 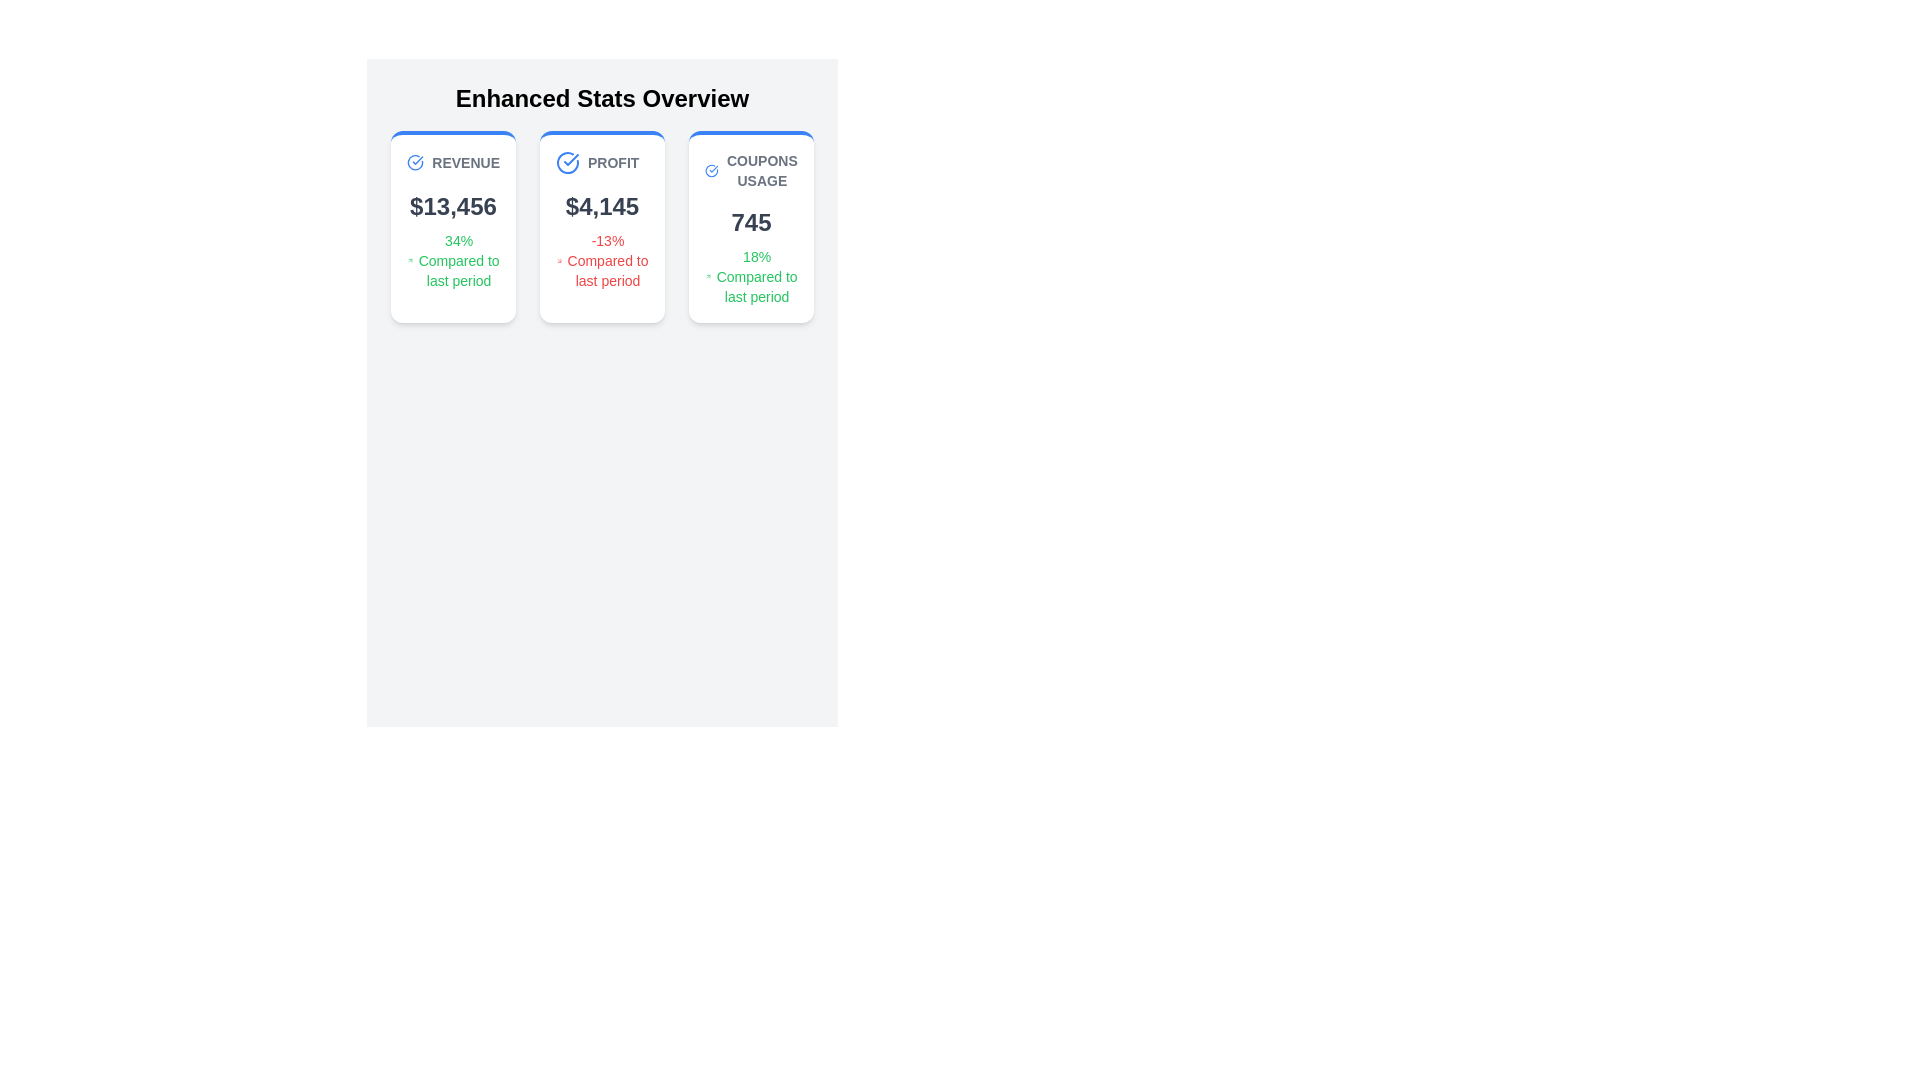 What do you see at coordinates (607, 260) in the screenshot?
I see `the text label displaying '-13% Compared to last period' in red, located in the middle card labeled 'PROFIT', below '$4,145'` at bounding box center [607, 260].